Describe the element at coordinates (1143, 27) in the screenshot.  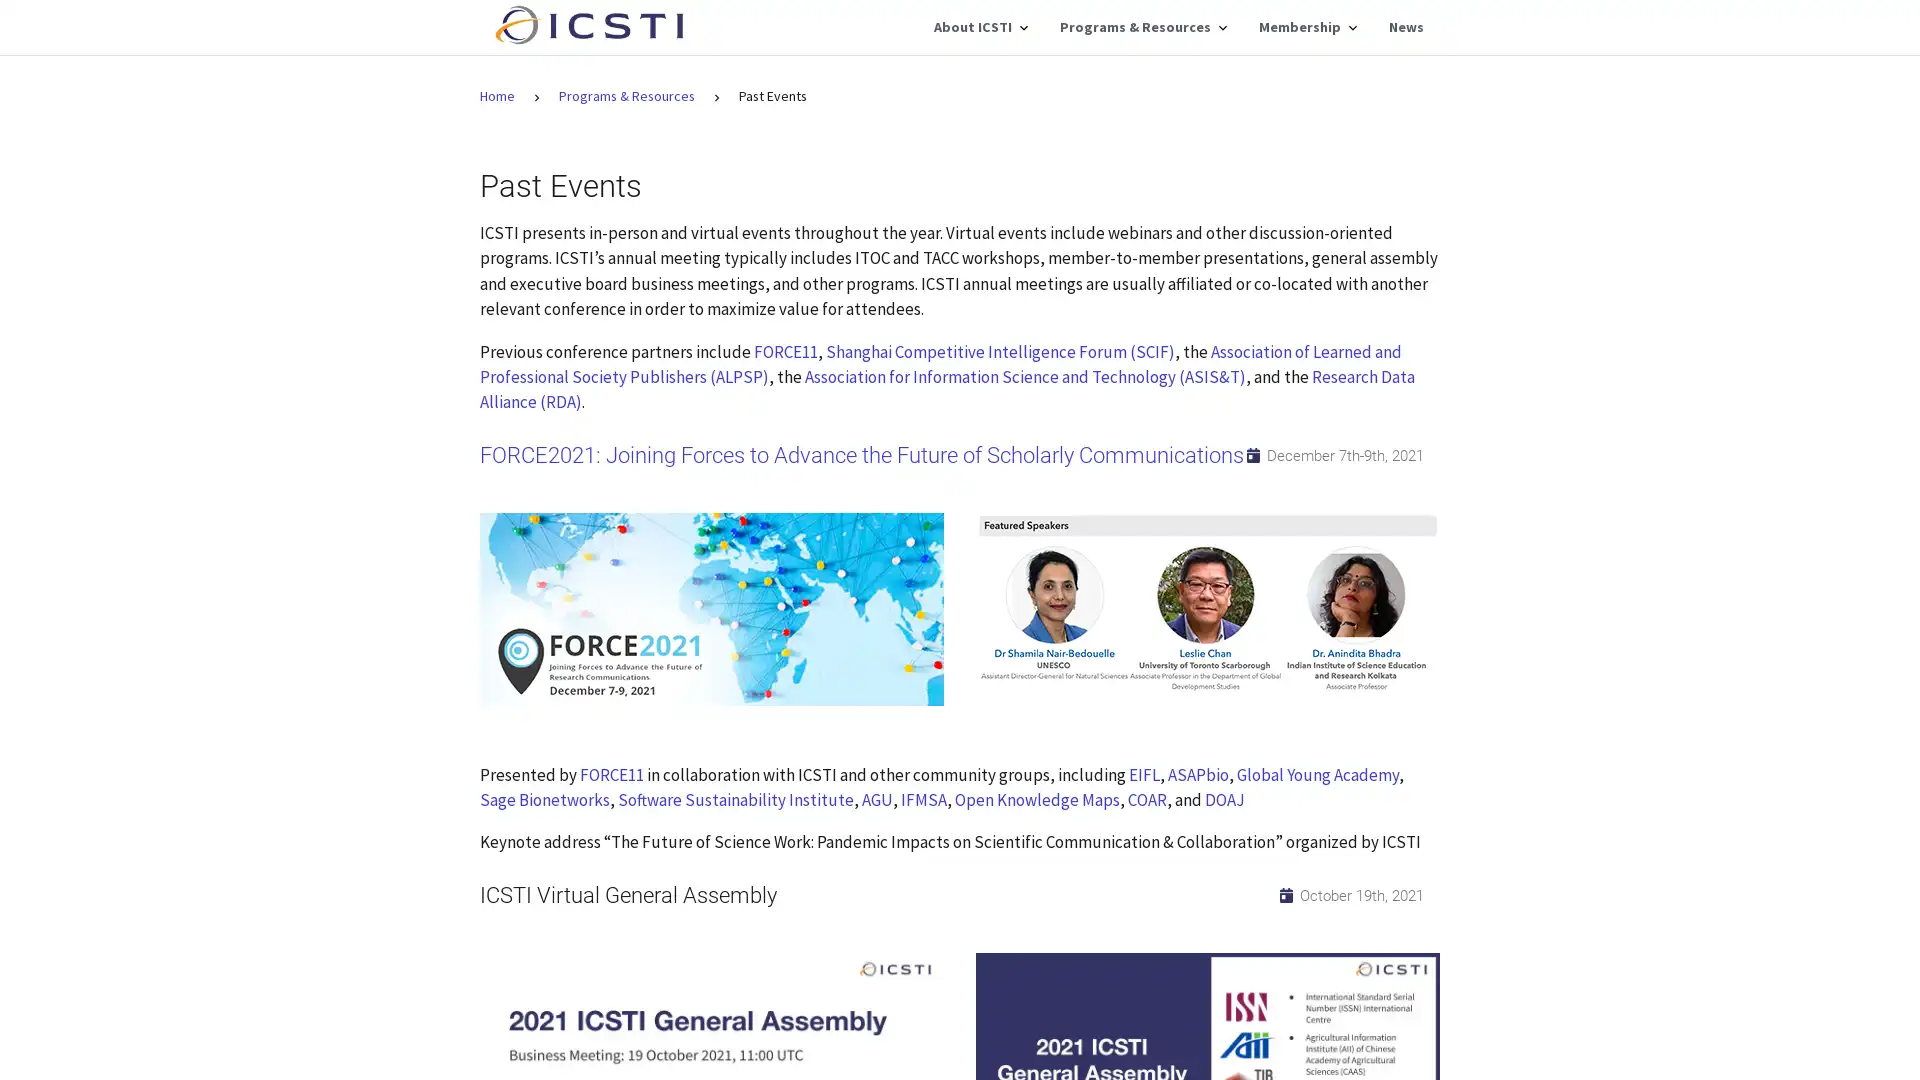
I see `Programs & Resources` at that location.